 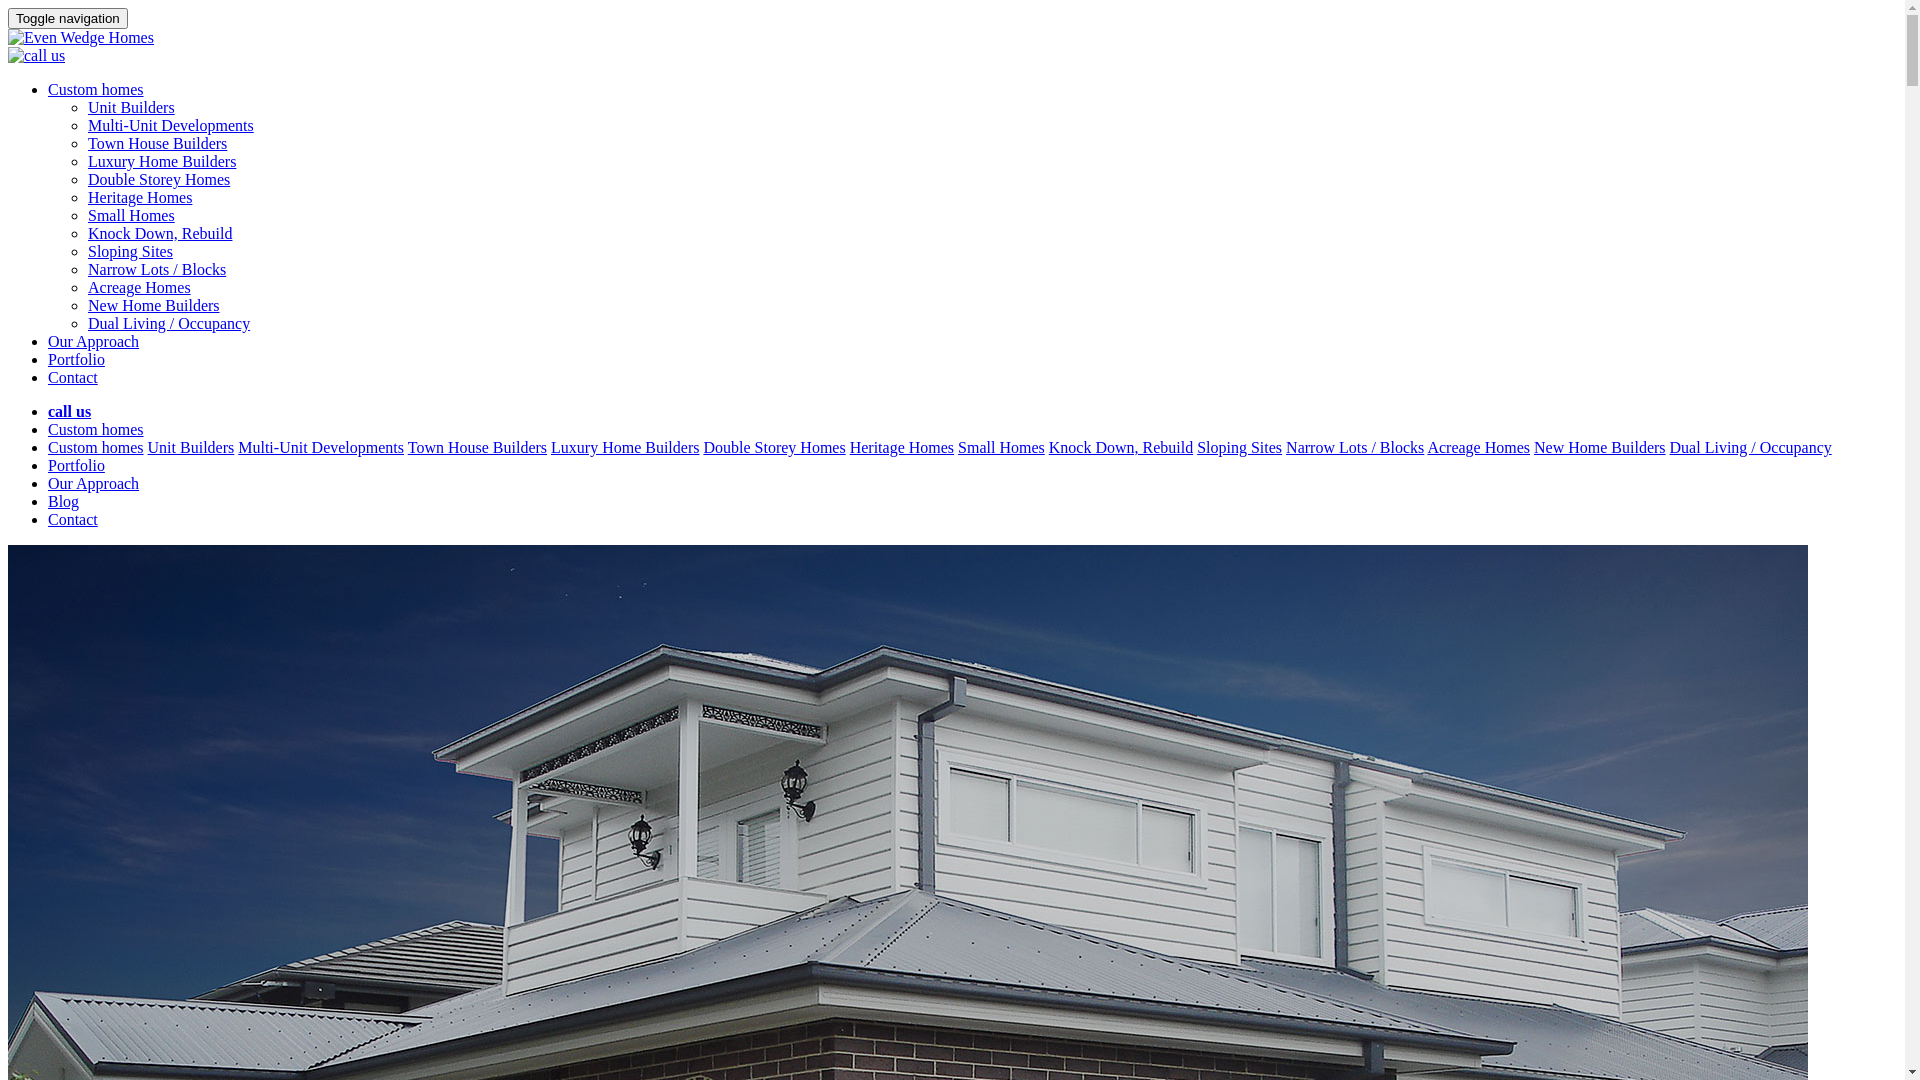 What do you see at coordinates (8, 18) in the screenshot?
I see `'Toggle navigation'` at bounding box center [8, 18].